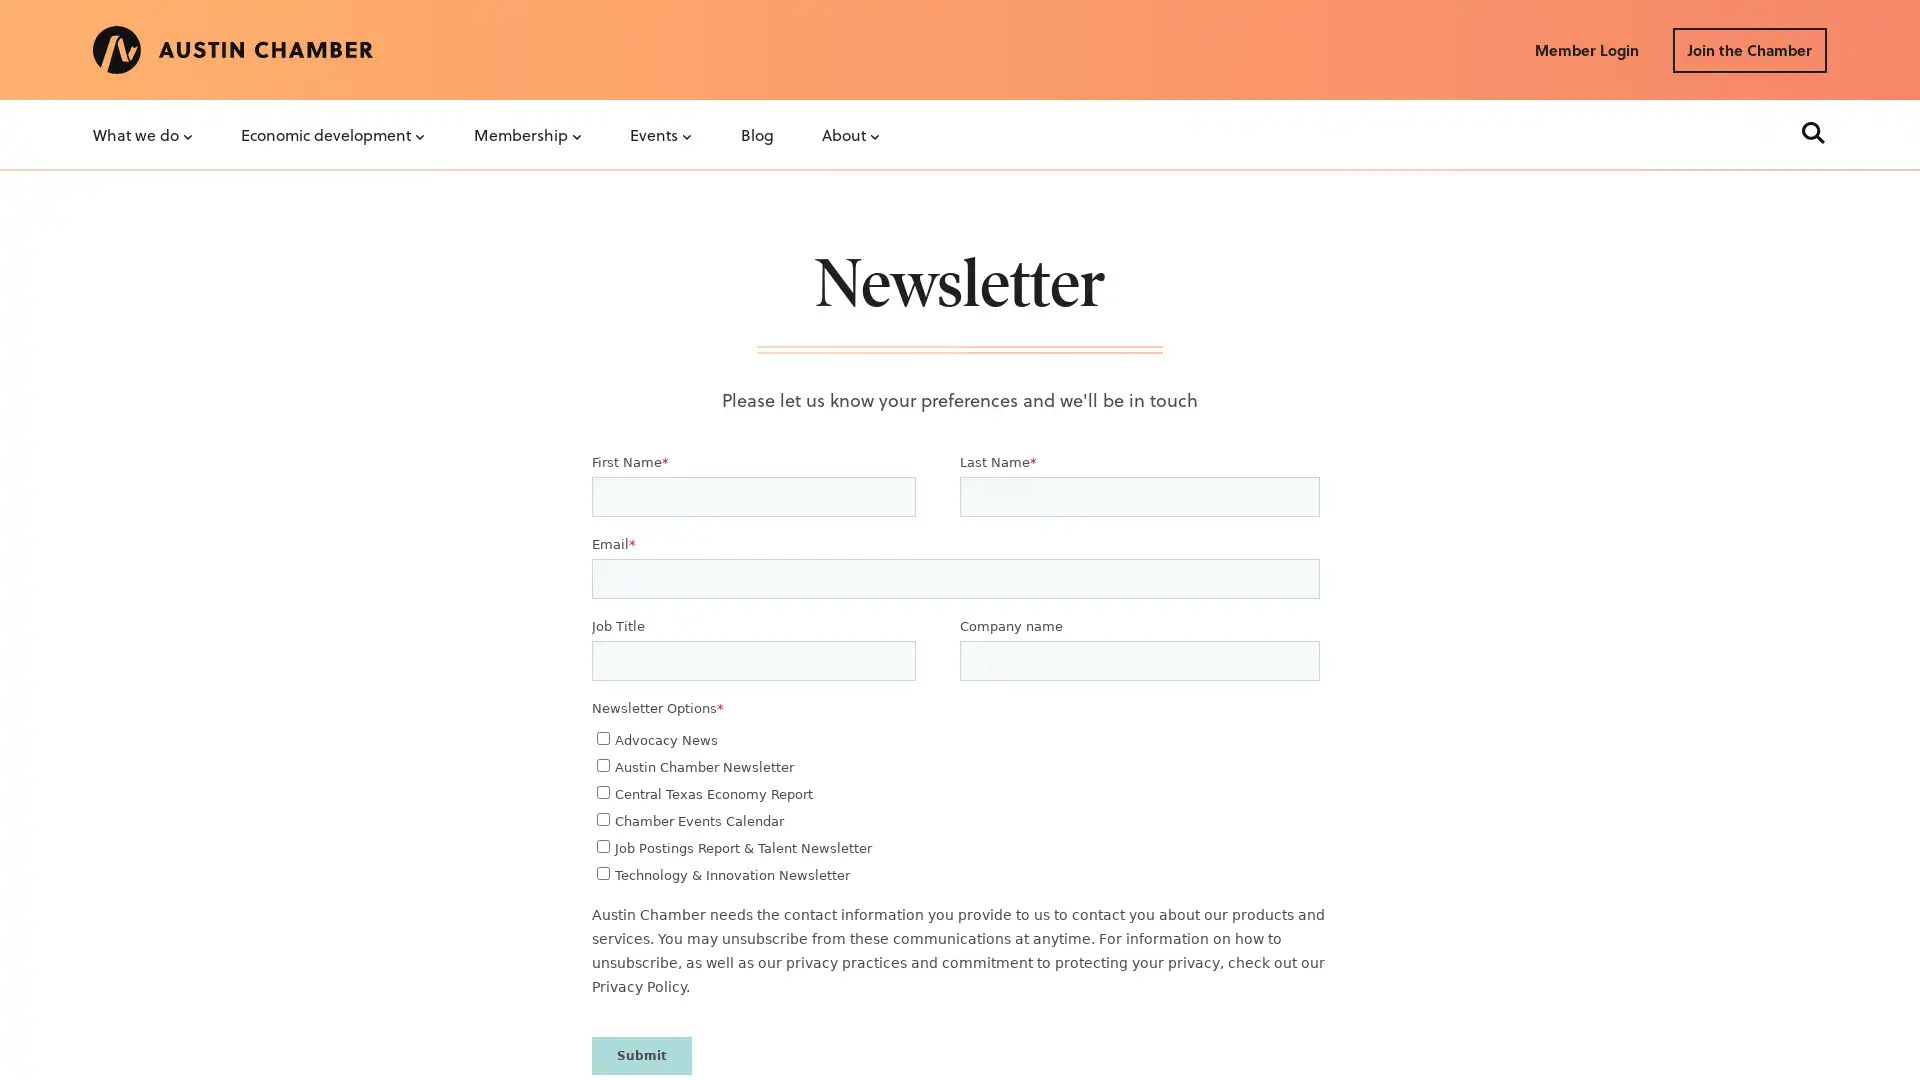  Describe the element at coordinates (1813, 134) in the screenshot. I see `Search` at that location.